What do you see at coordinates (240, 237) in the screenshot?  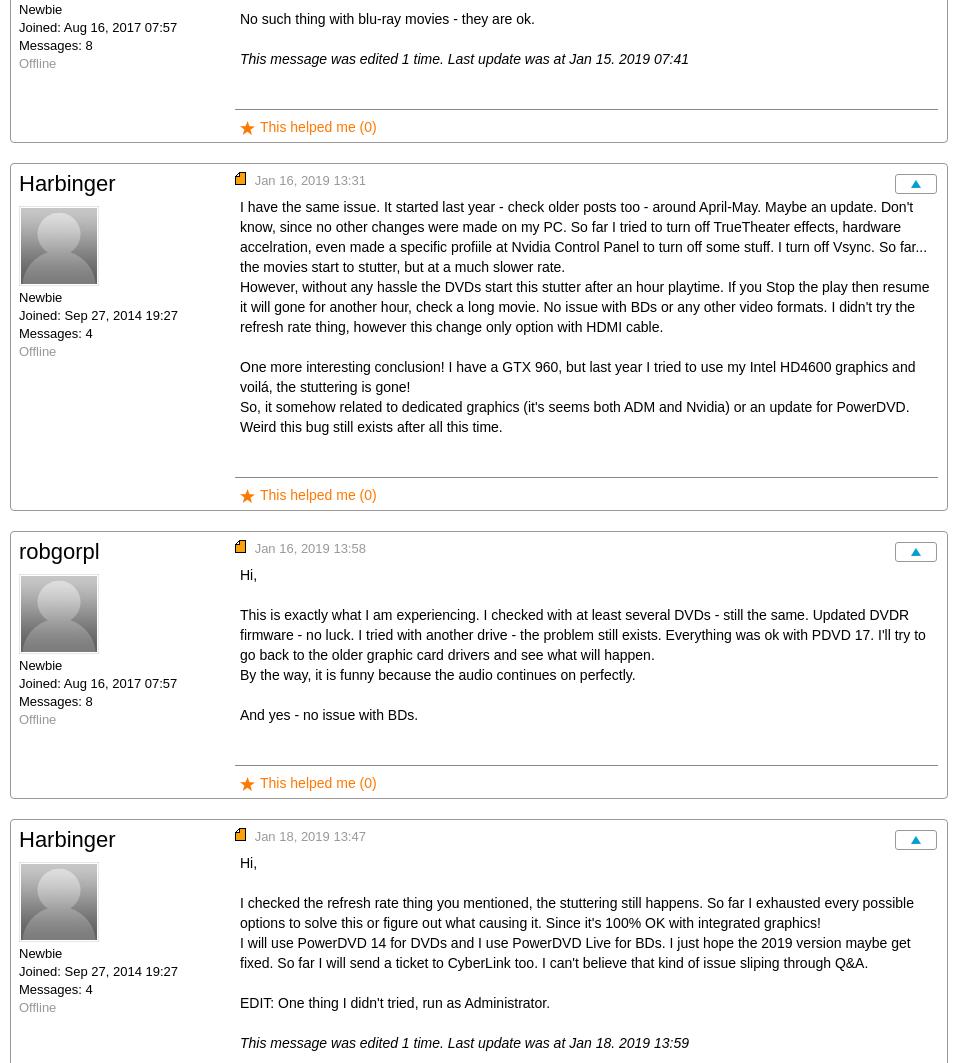 I see `'I have the same issue. It started last year - check older posts too - around April-May. Maybe an update. Don't know, since no other changes were made on my PC. So far I tried to turn off TrueTheater effects, hardware accelration, even made a specific profiile at Nvidia Control Panel to turn off some stuff. I turn off Vsync. So far... the movies start to stutter, but at a much slower rate.'` at bounding box center [240, 237].